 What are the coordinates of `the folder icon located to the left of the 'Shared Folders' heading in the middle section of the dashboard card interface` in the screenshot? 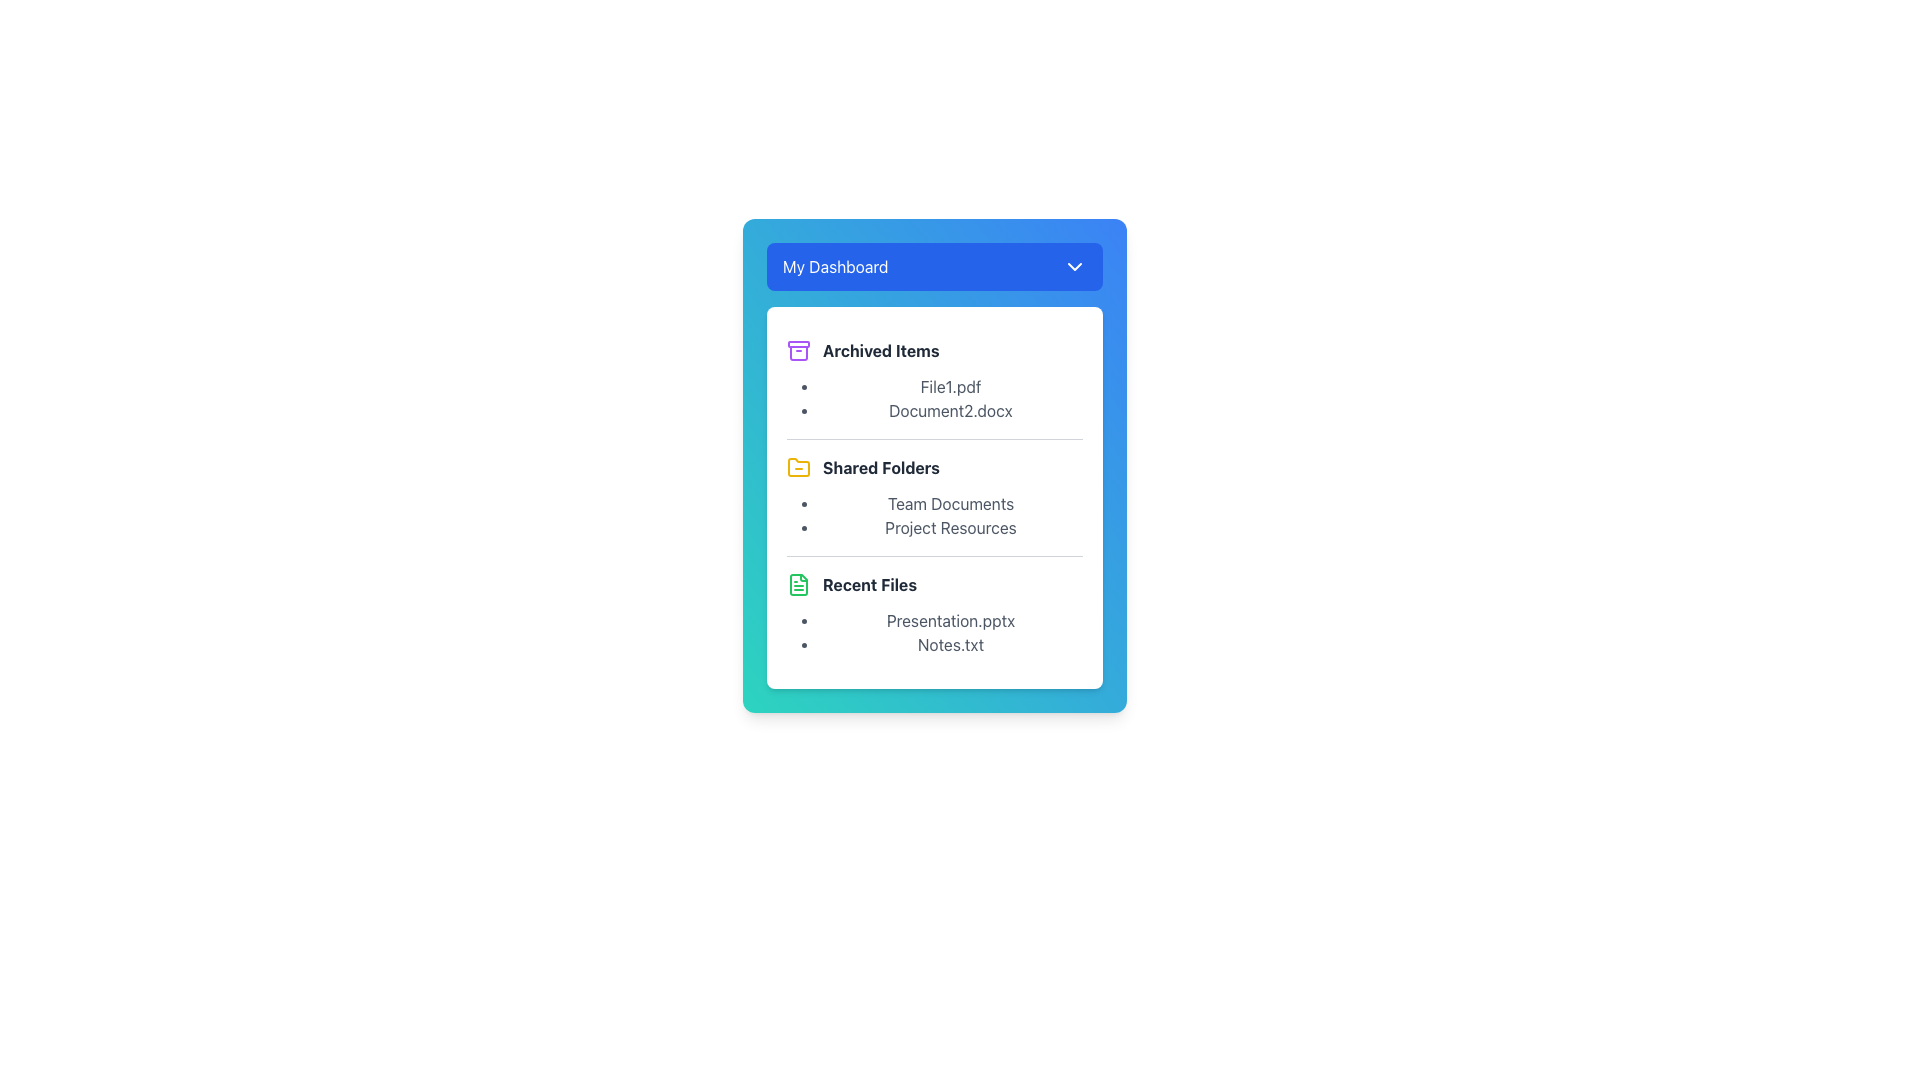 It's located at (797, 466).